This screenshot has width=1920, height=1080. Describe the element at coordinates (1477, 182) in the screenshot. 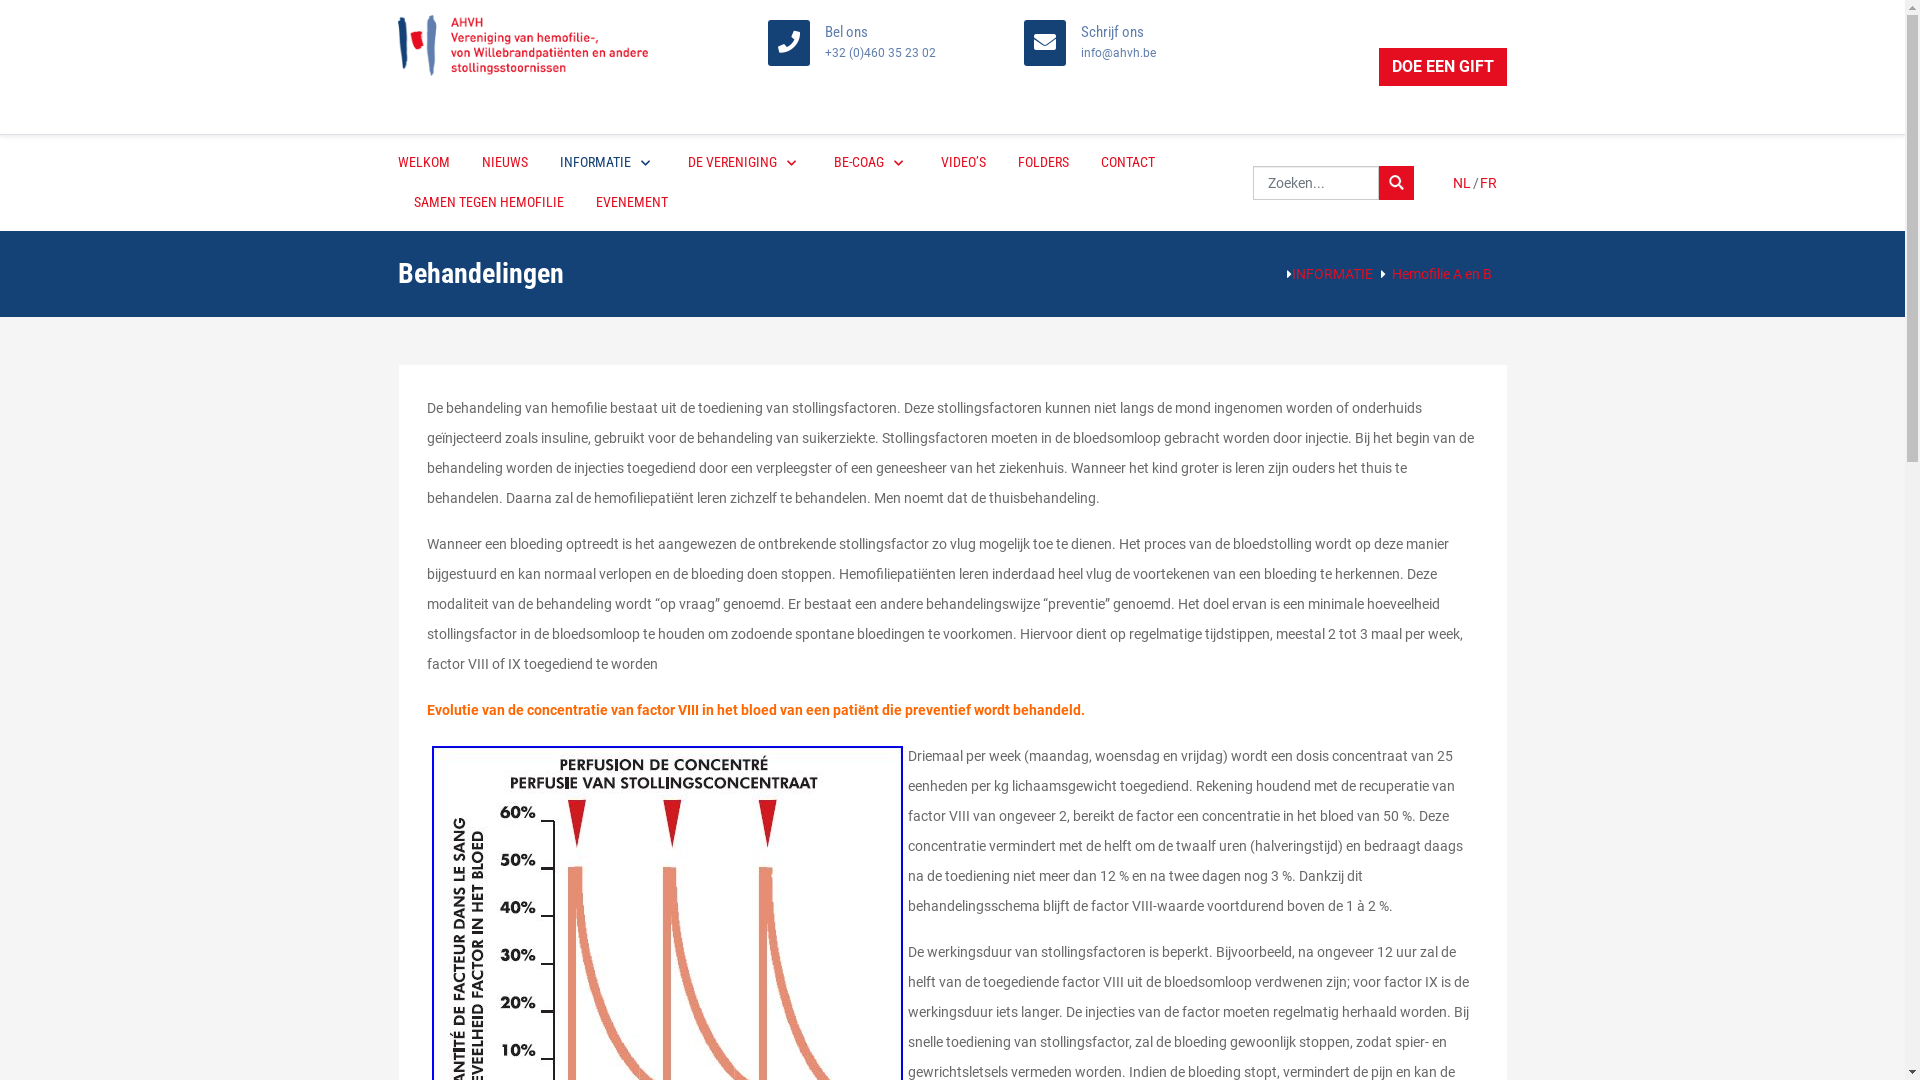

I see `'FR'` at that location.